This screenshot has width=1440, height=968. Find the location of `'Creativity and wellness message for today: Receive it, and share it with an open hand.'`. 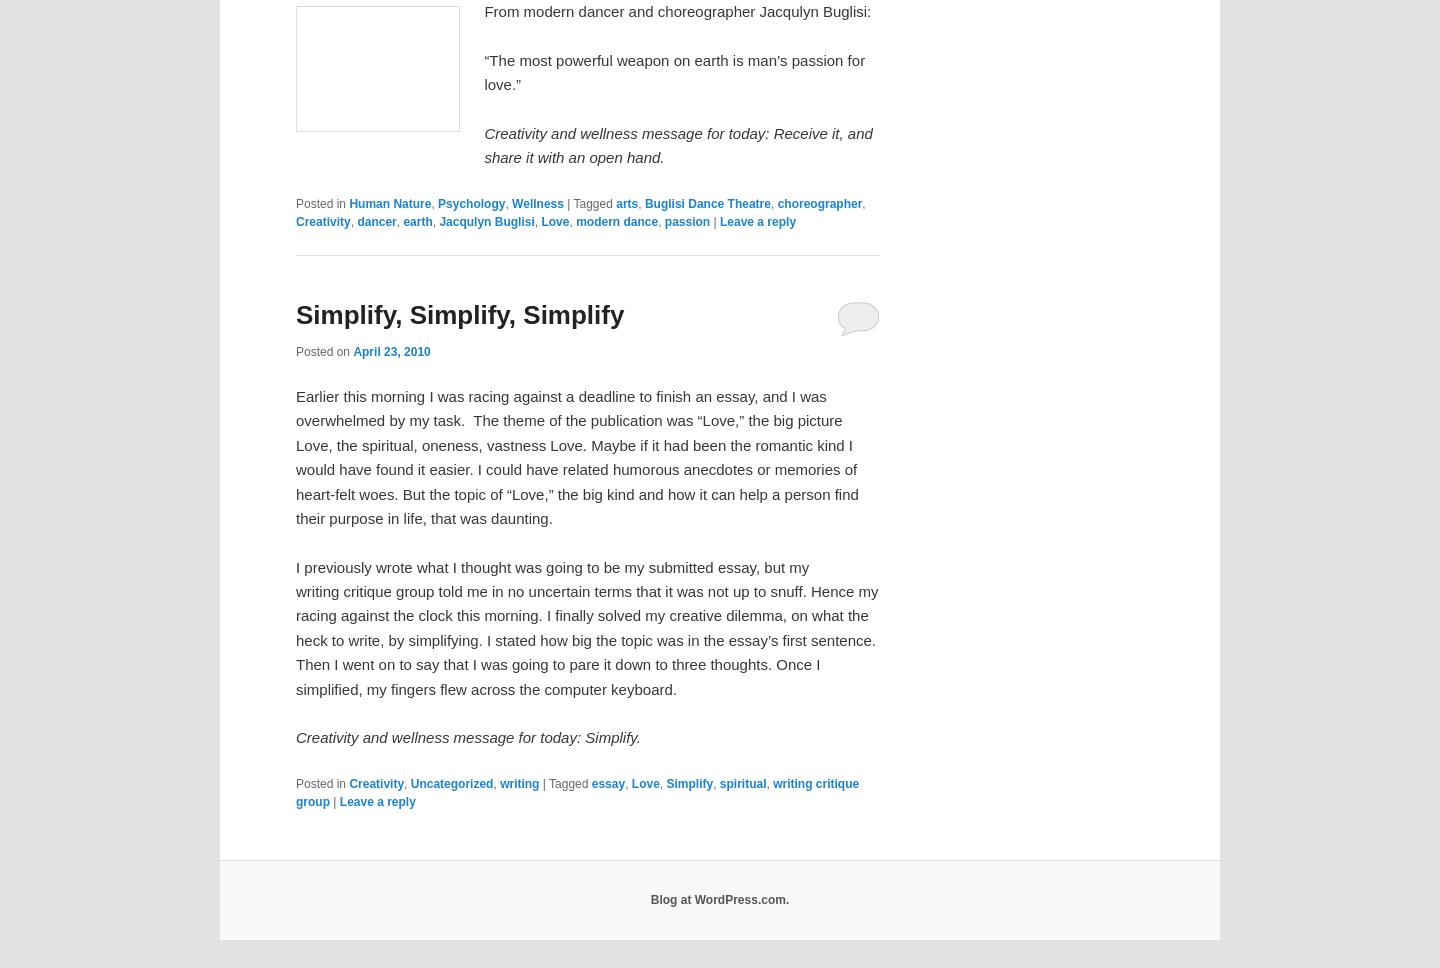

'Creativity and wellness message for today: Receive it, and share it with an open hand.' is located at coordinates (677, 144).